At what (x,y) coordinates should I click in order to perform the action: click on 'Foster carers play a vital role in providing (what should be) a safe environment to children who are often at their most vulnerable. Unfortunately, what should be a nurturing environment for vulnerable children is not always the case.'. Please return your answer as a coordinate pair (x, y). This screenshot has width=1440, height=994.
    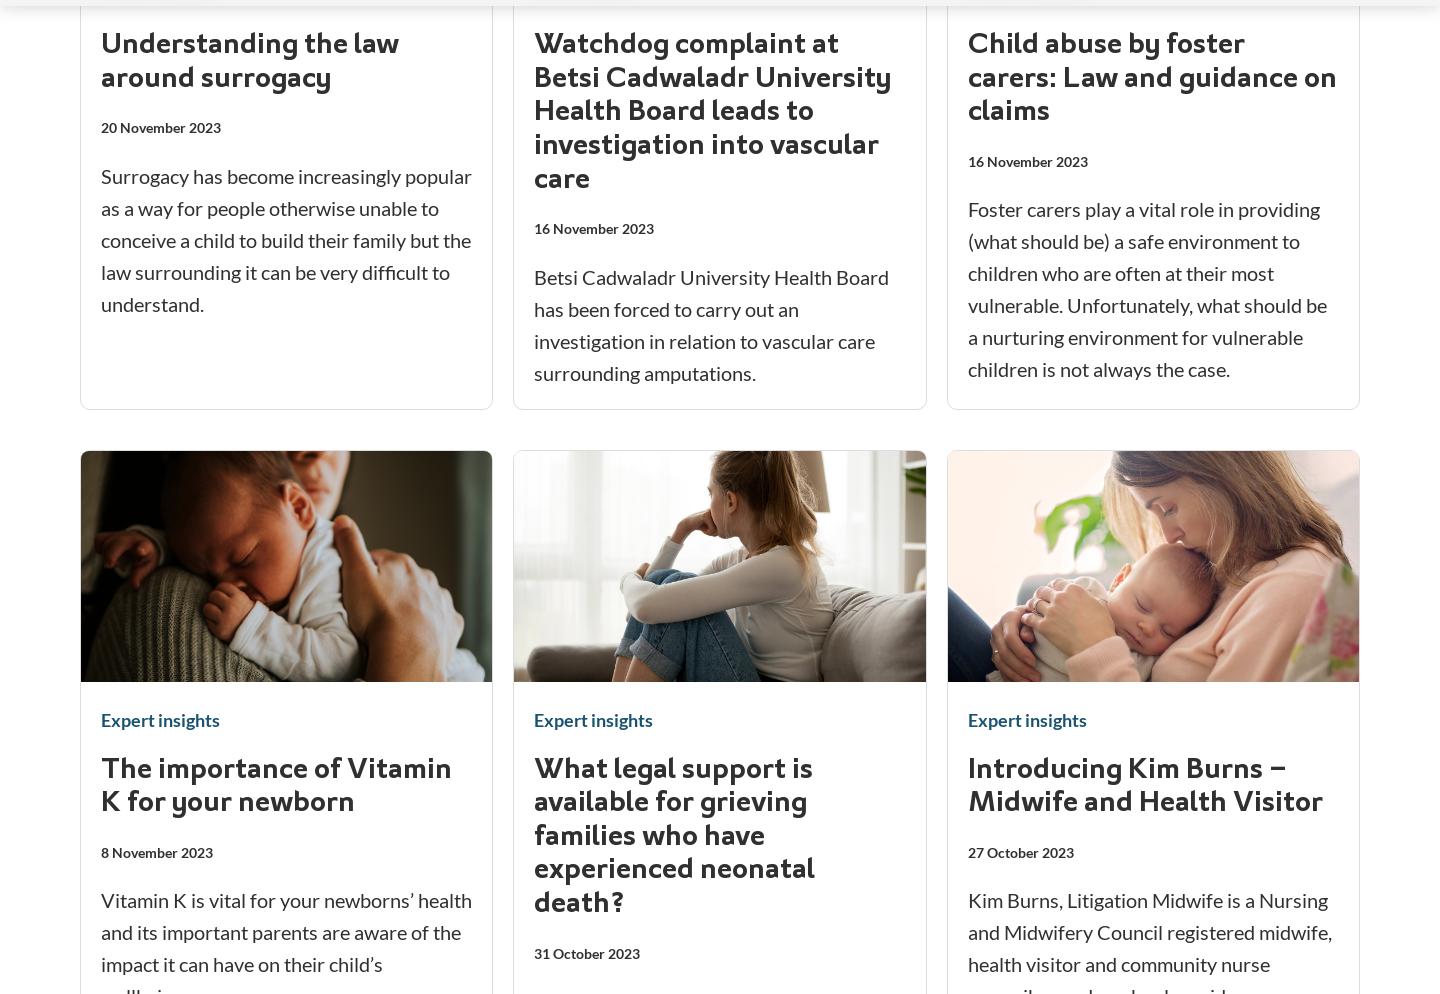
    Looking at the image, I should click on (1146, 288).